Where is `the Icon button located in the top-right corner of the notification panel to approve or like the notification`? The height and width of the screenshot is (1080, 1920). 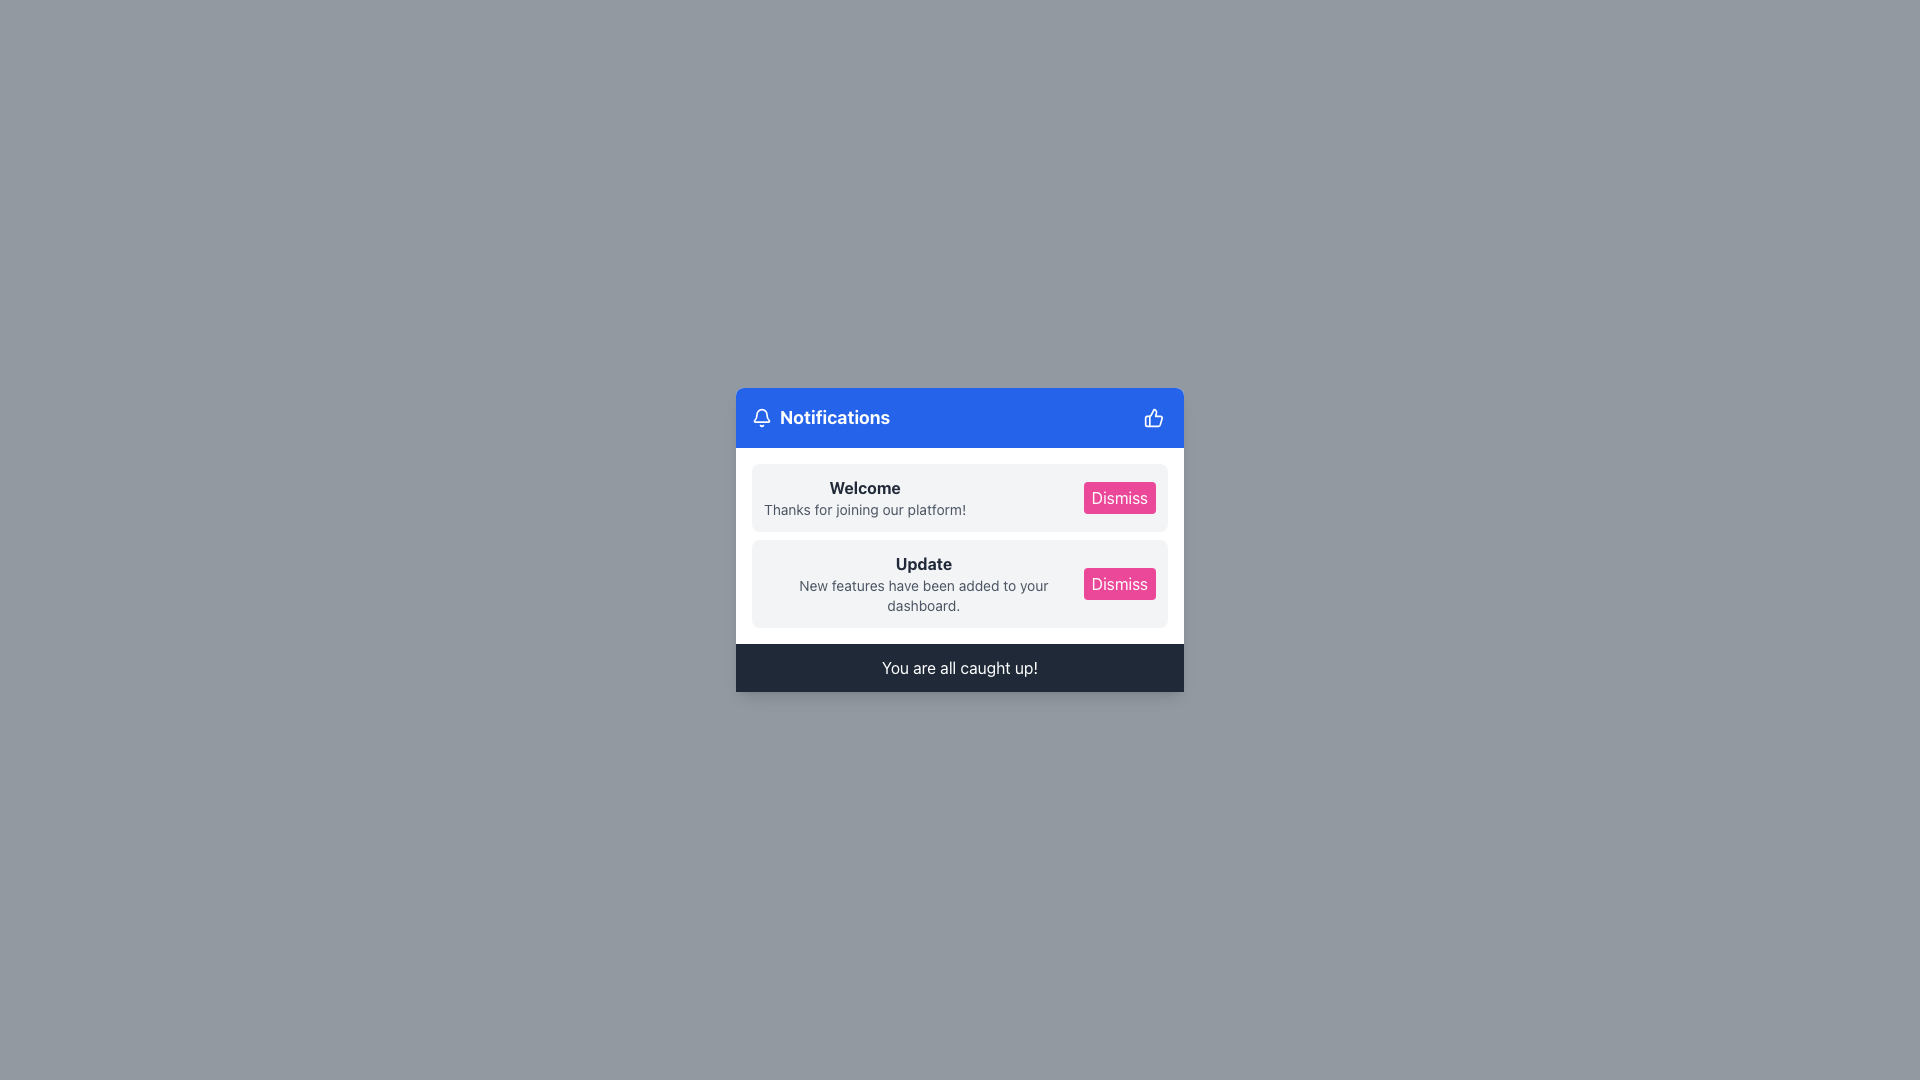
the Icon button located in the top-right corner of the notification panel to approve or like the notification is located at coordinates (1153, 416).